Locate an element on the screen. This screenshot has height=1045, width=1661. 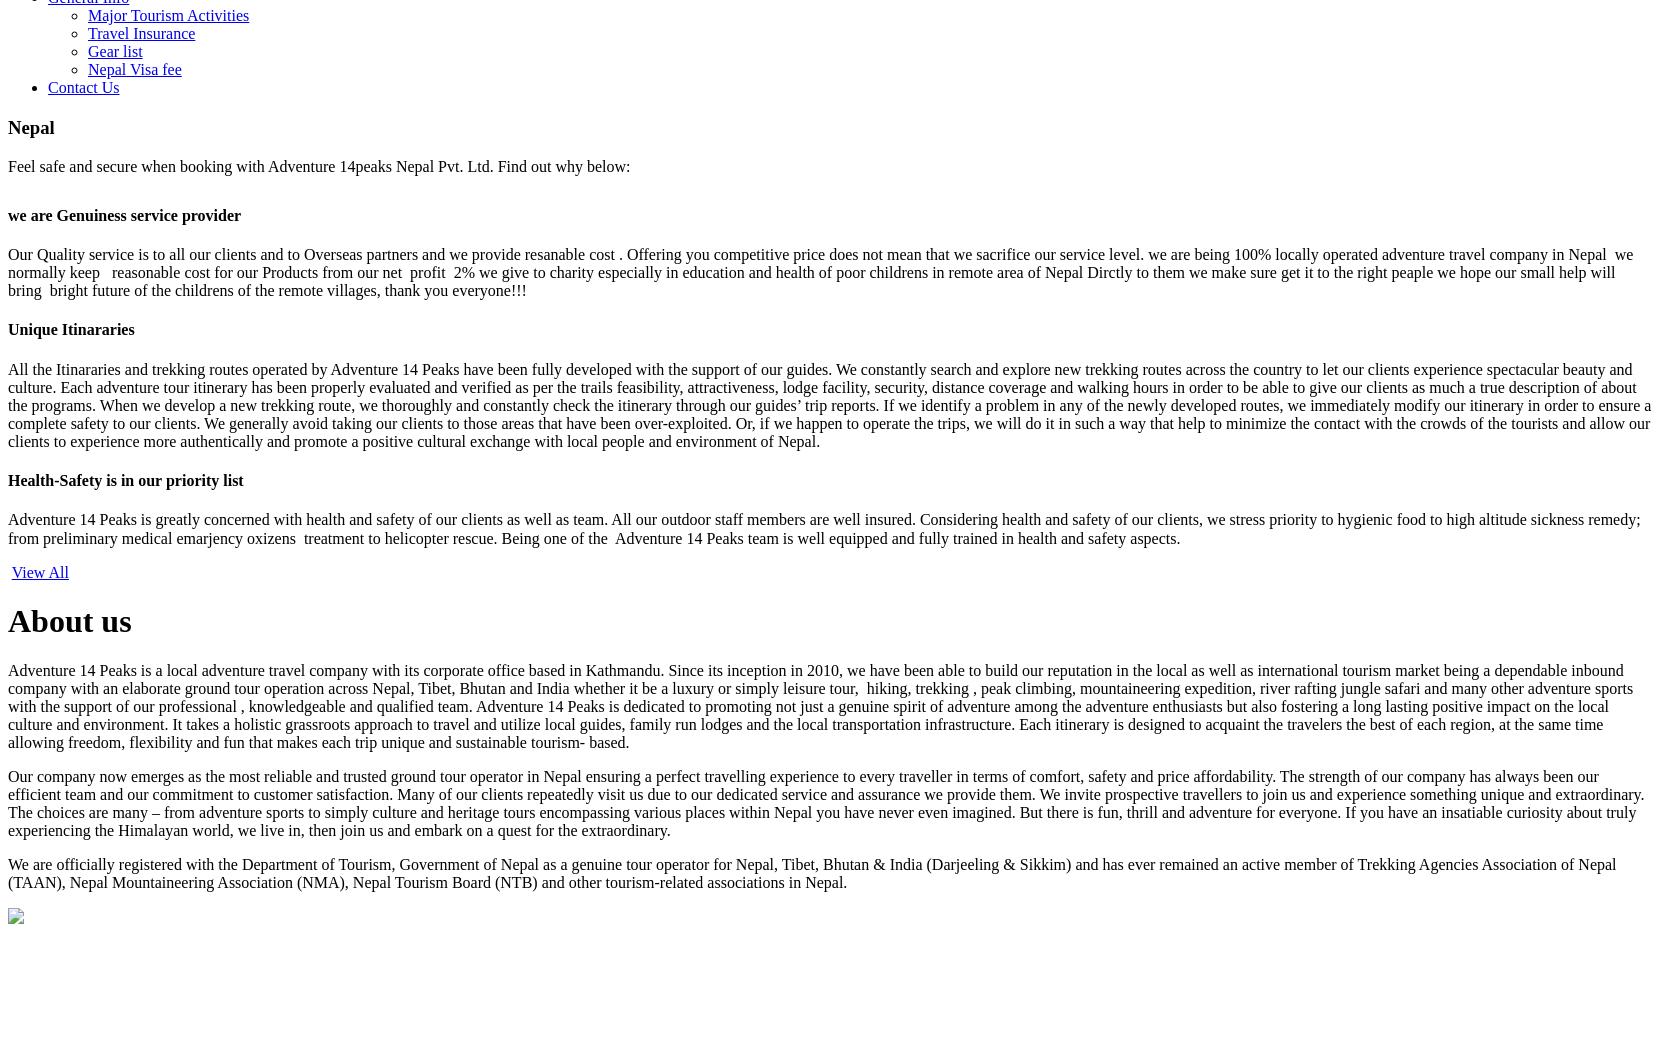
'Contact Us' is located at coordinates (82, 86).